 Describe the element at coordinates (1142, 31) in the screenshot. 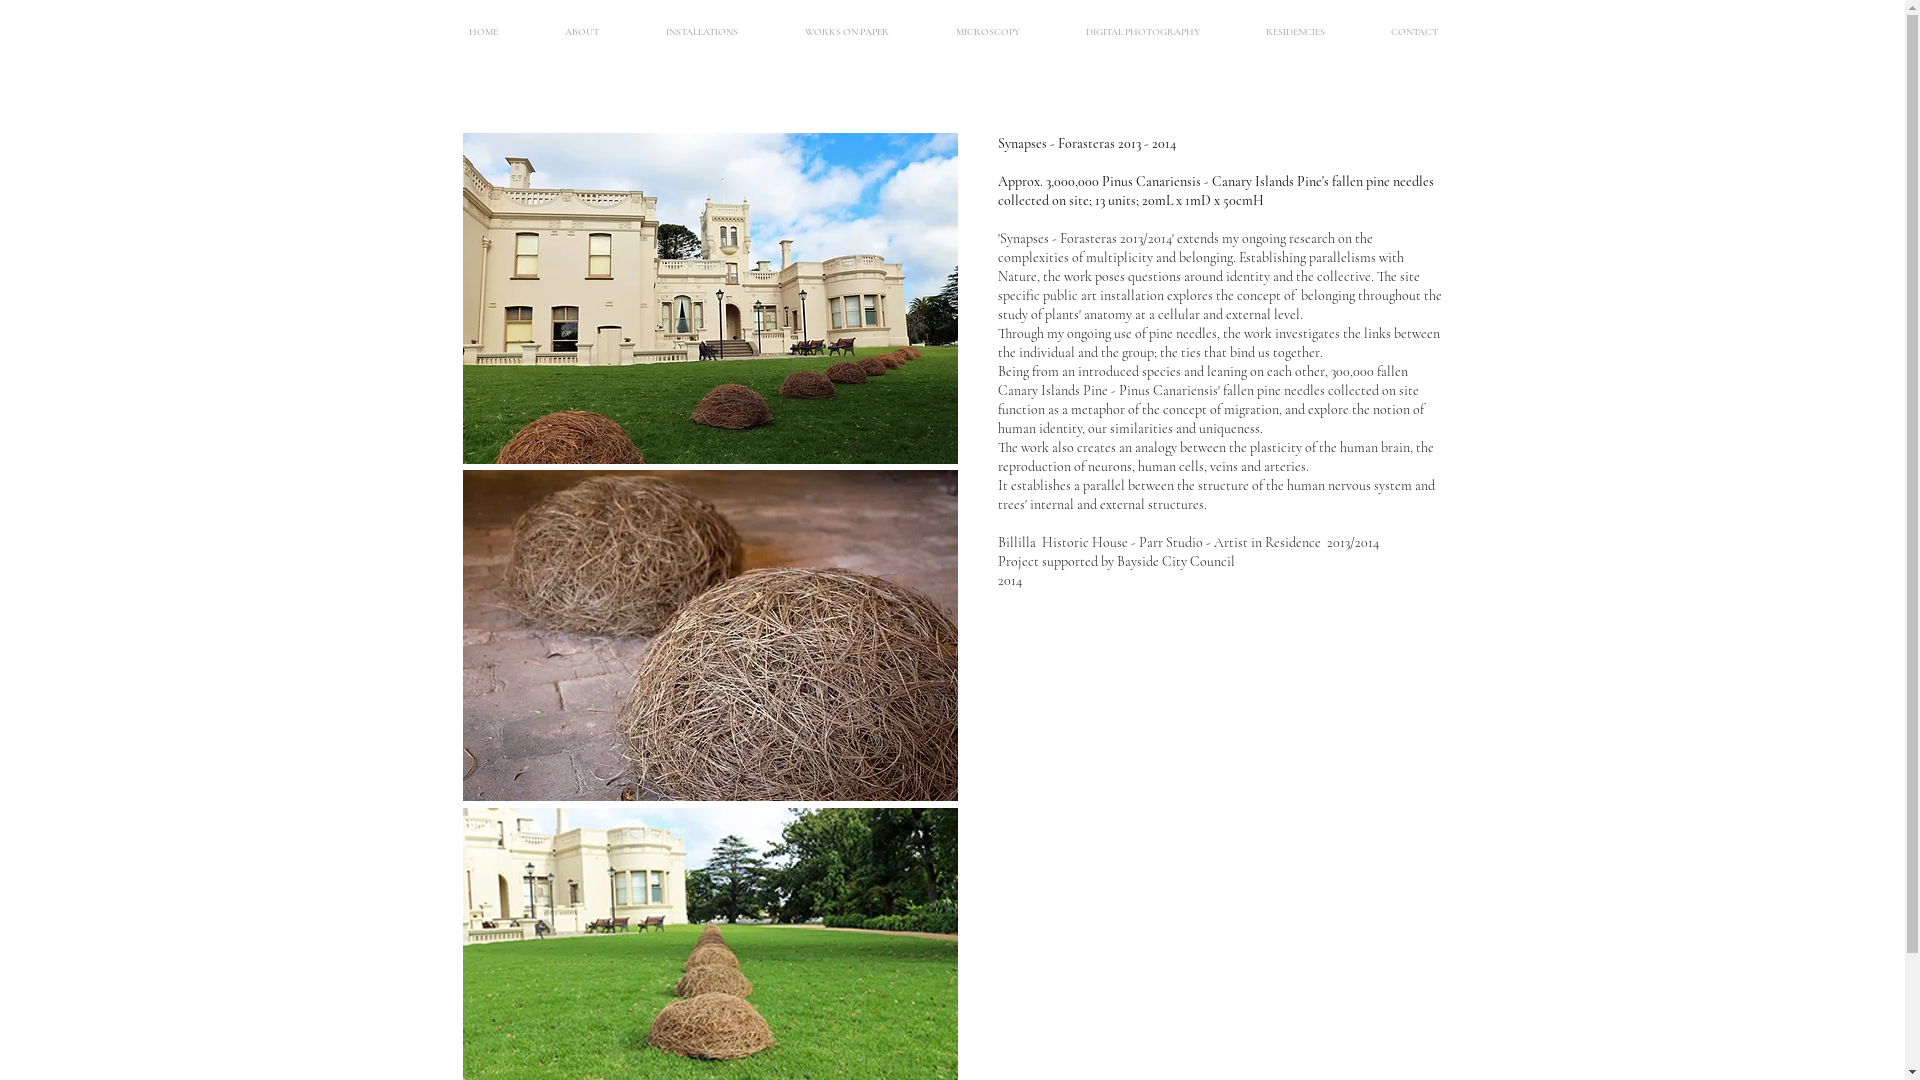

I see `'DIGITAL PHOTOGRAPHY'` at that location.